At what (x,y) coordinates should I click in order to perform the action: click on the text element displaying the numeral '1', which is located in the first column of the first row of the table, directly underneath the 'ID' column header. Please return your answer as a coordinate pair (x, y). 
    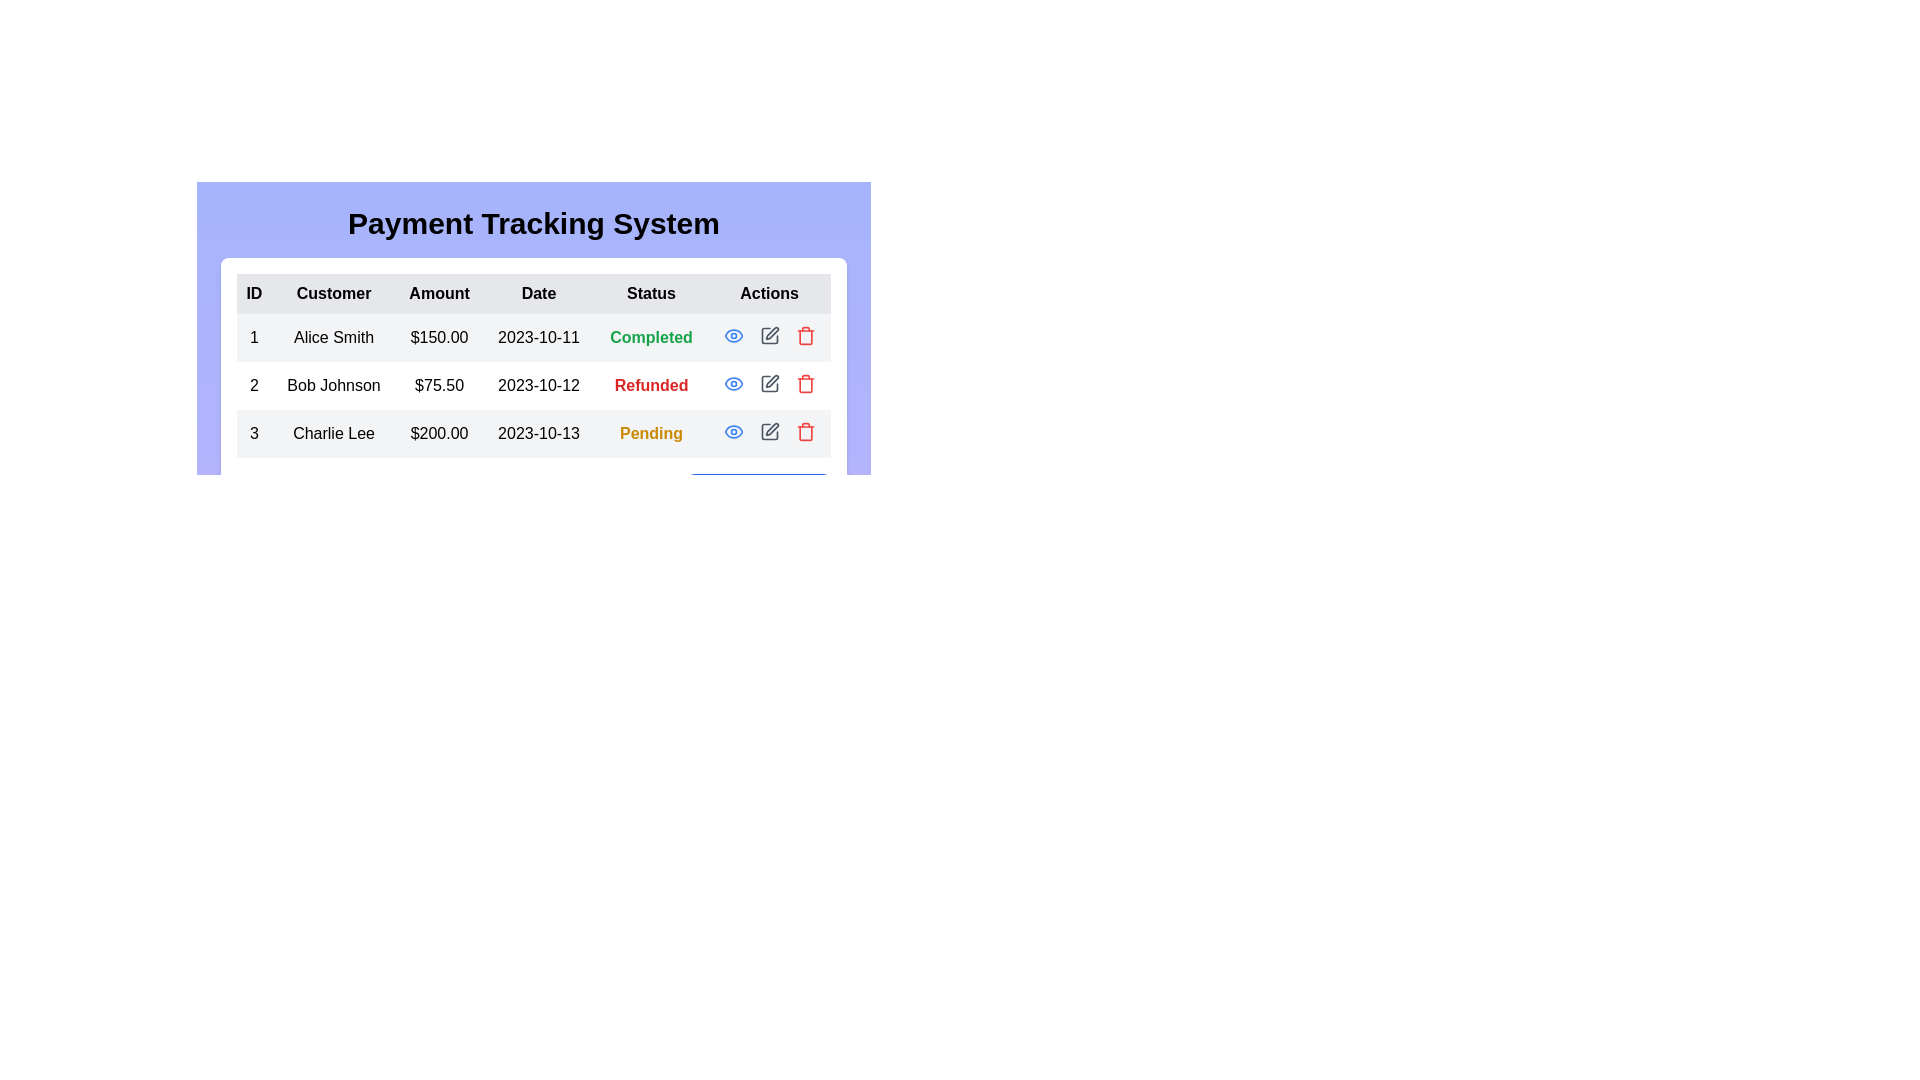
    Looking at the image, I should click on (253, 337).